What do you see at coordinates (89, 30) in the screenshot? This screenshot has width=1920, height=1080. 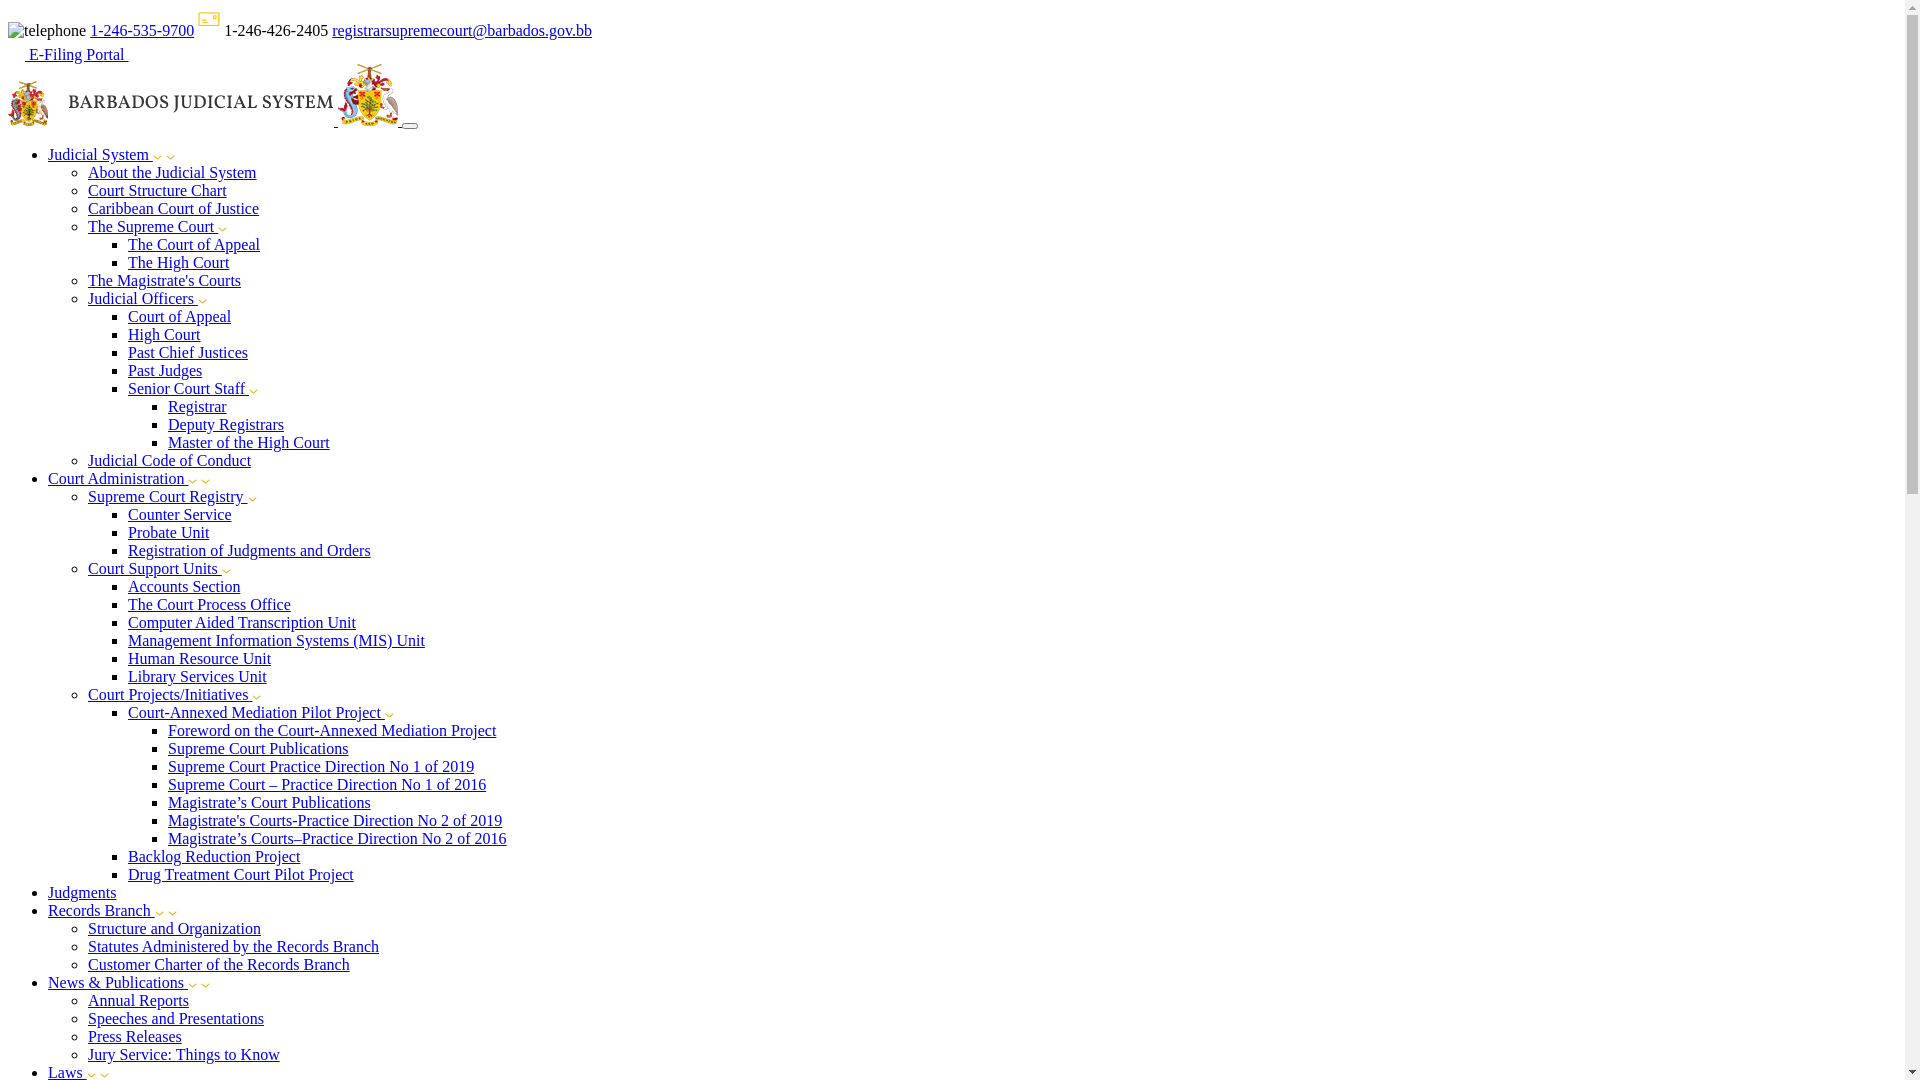 I see `'1-246-535-9700'` at bounding box center [89, 30].